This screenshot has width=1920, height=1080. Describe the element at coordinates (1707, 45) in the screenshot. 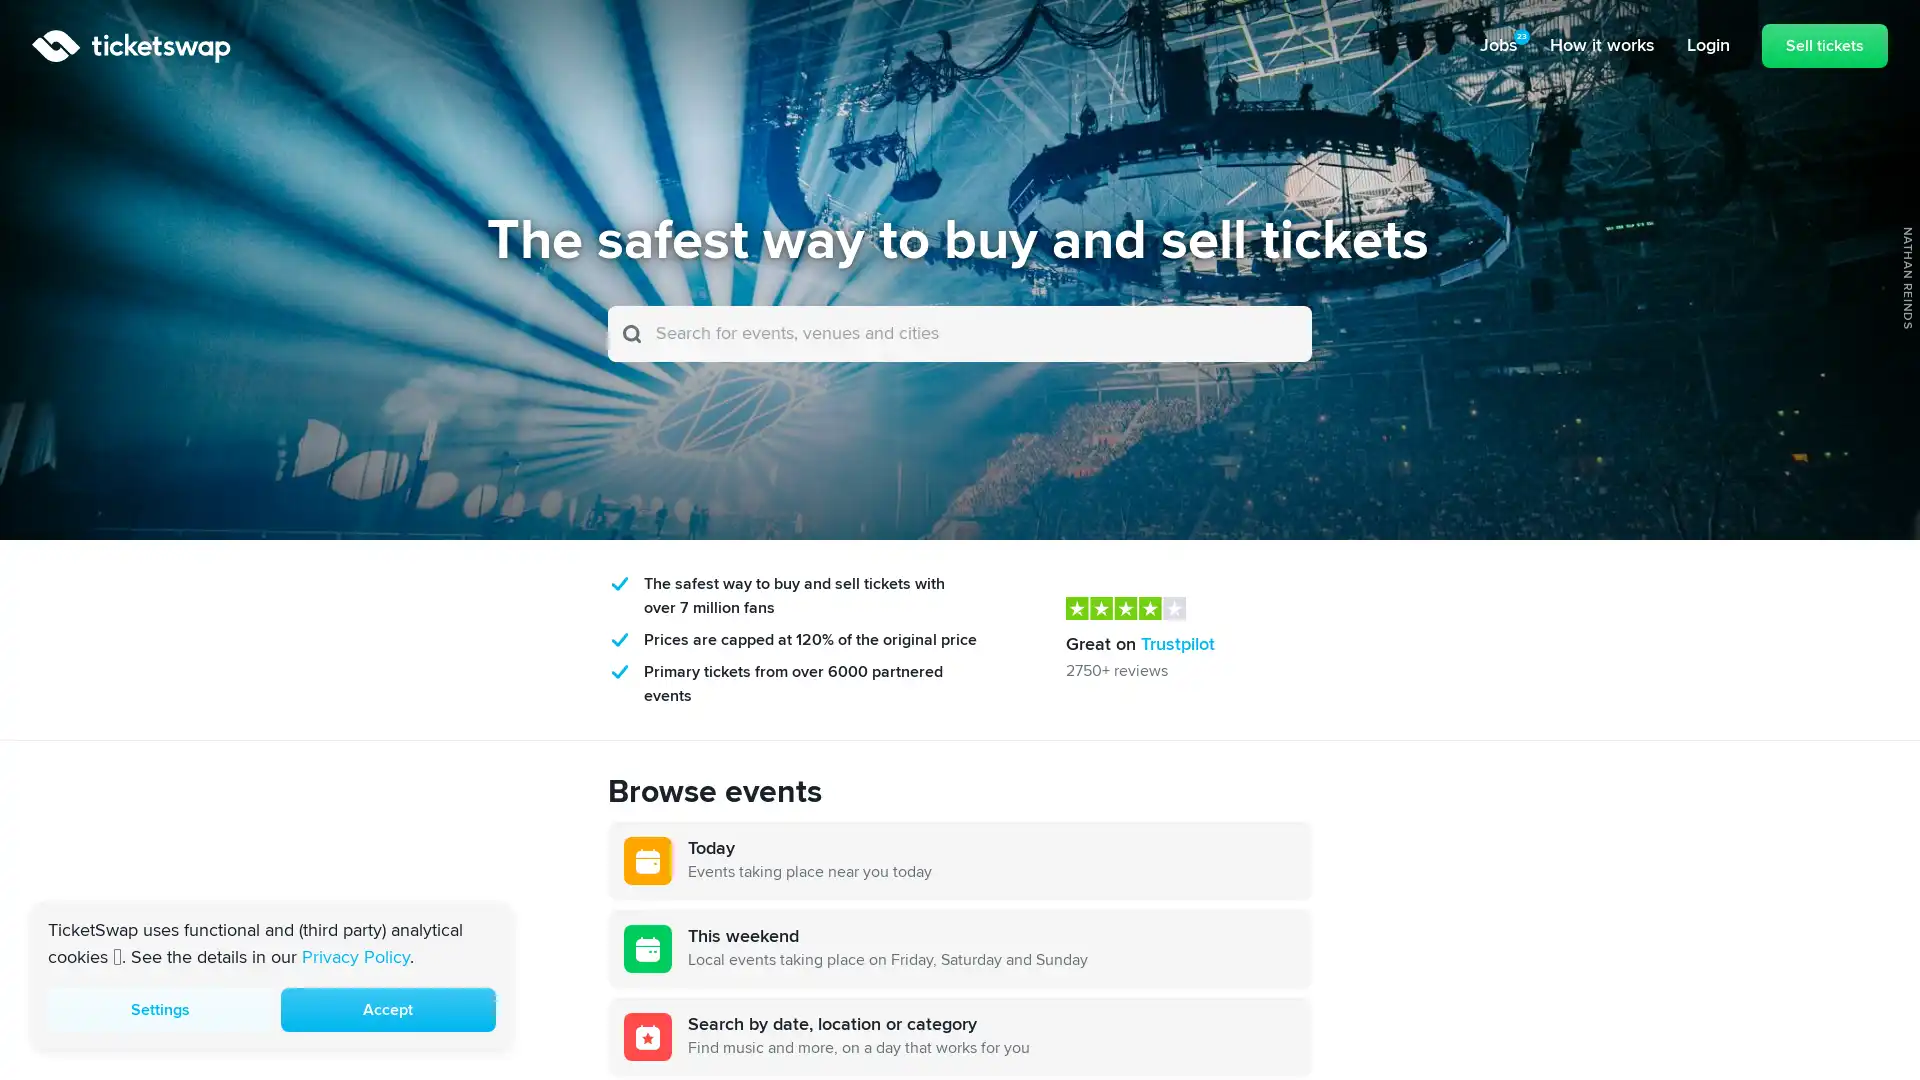

I see `Login` at that location.